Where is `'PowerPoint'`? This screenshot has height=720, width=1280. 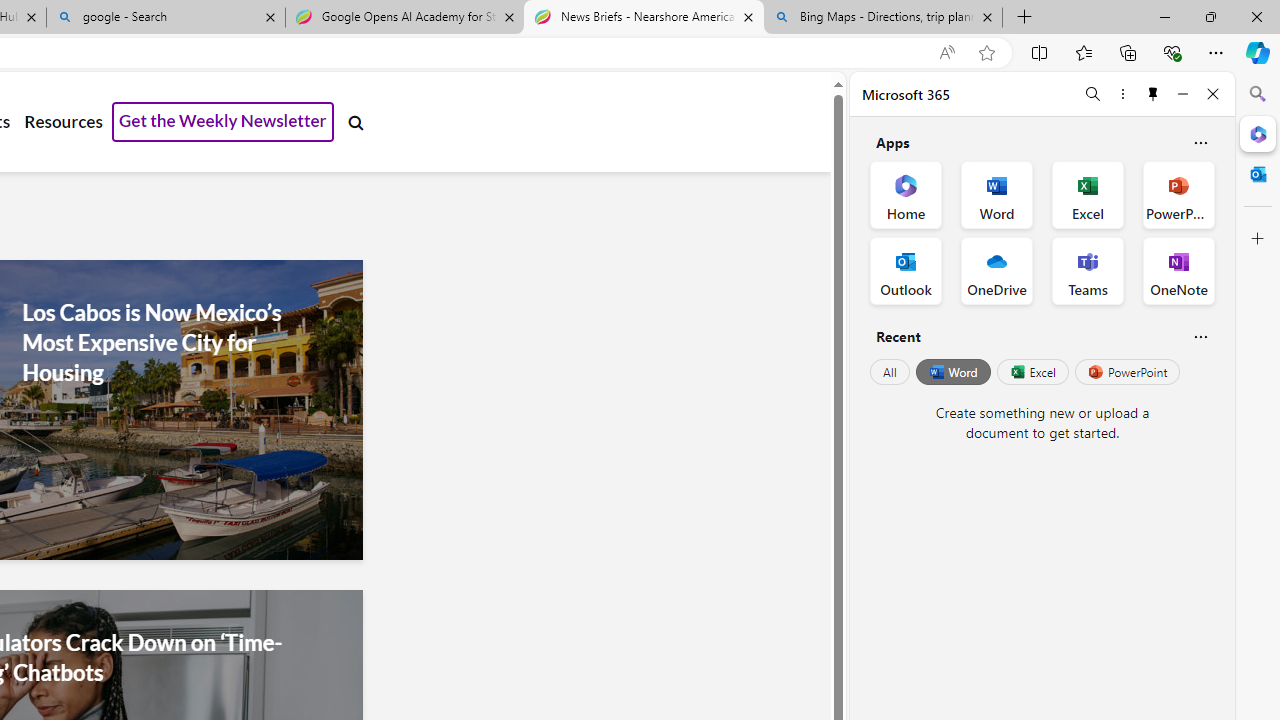 'PowerPoint' is located at coordinates (1127, 372).